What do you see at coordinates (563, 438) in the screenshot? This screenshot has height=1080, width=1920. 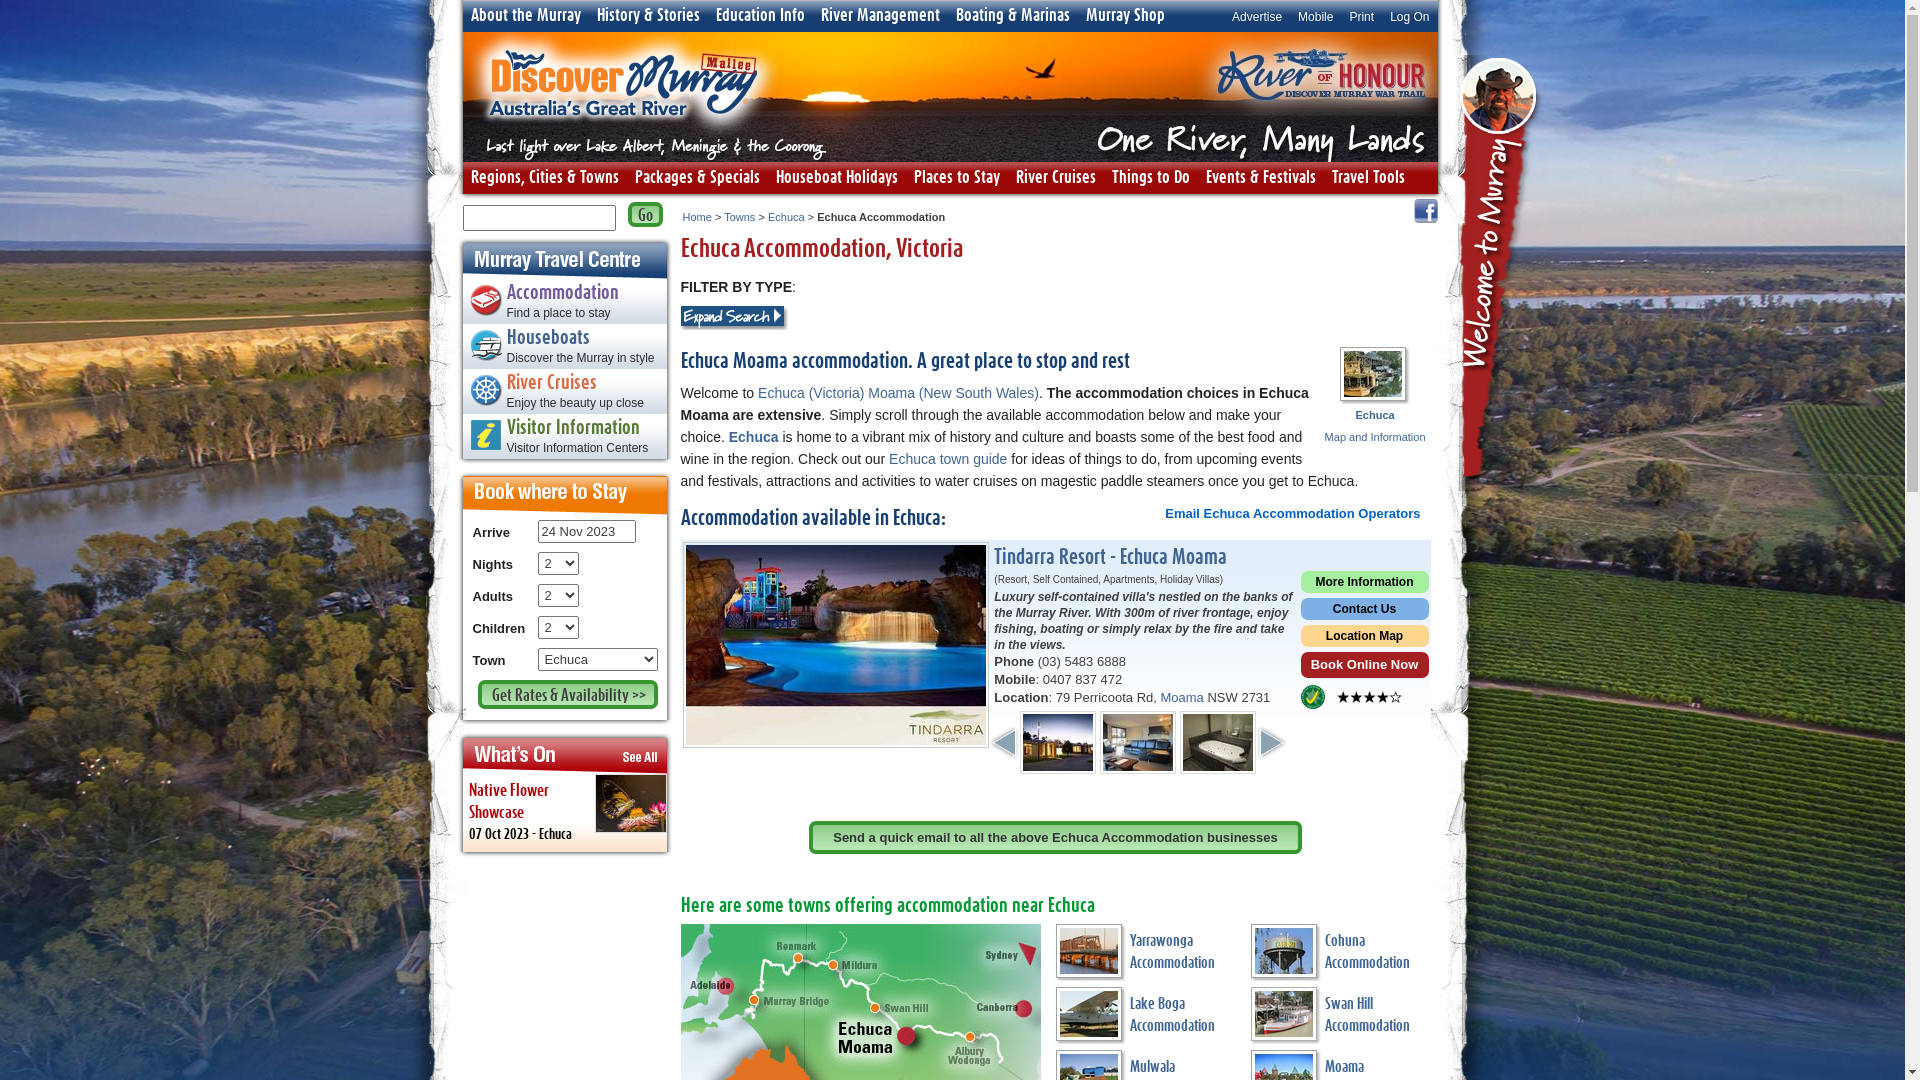 I see `'Visitor Information` at bounding box center [563, 438].